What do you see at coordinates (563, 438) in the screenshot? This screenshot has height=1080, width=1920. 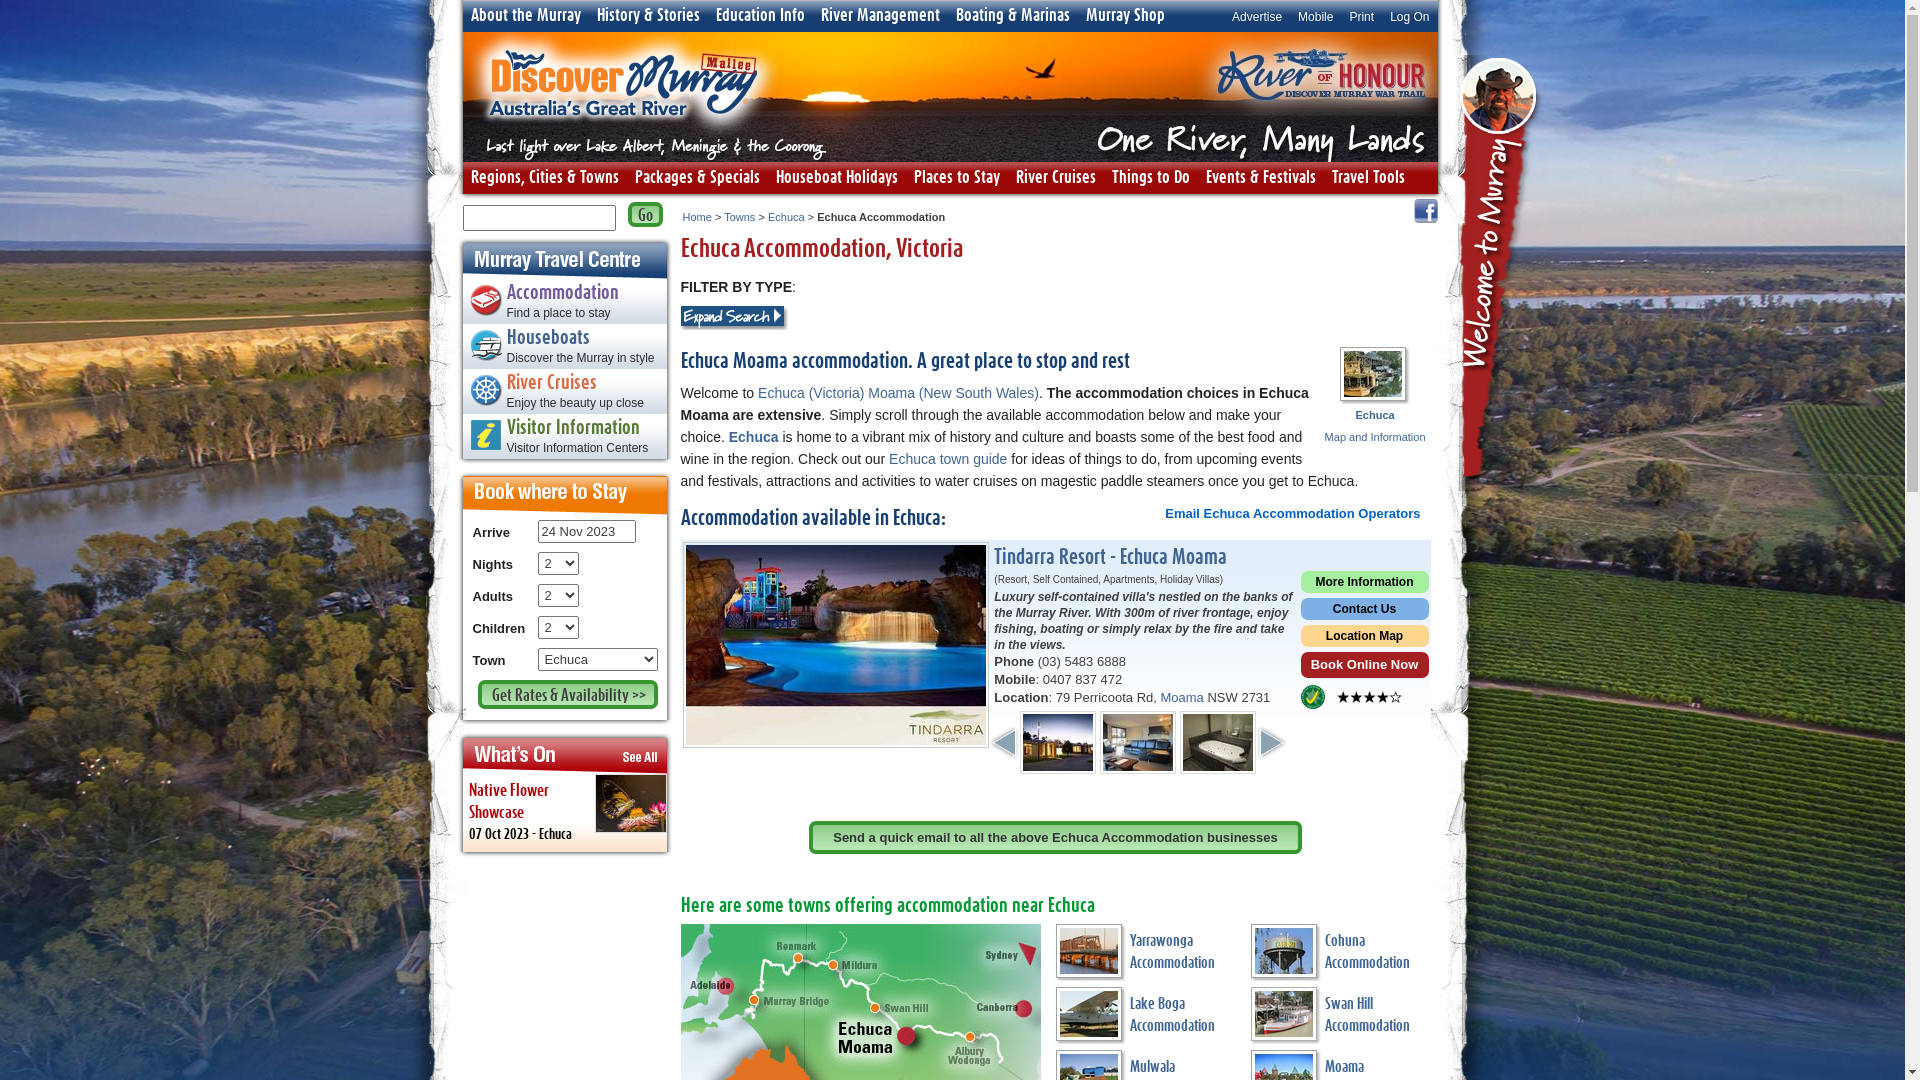 I see `'Visitor Information` at bounding box center [563, 438].